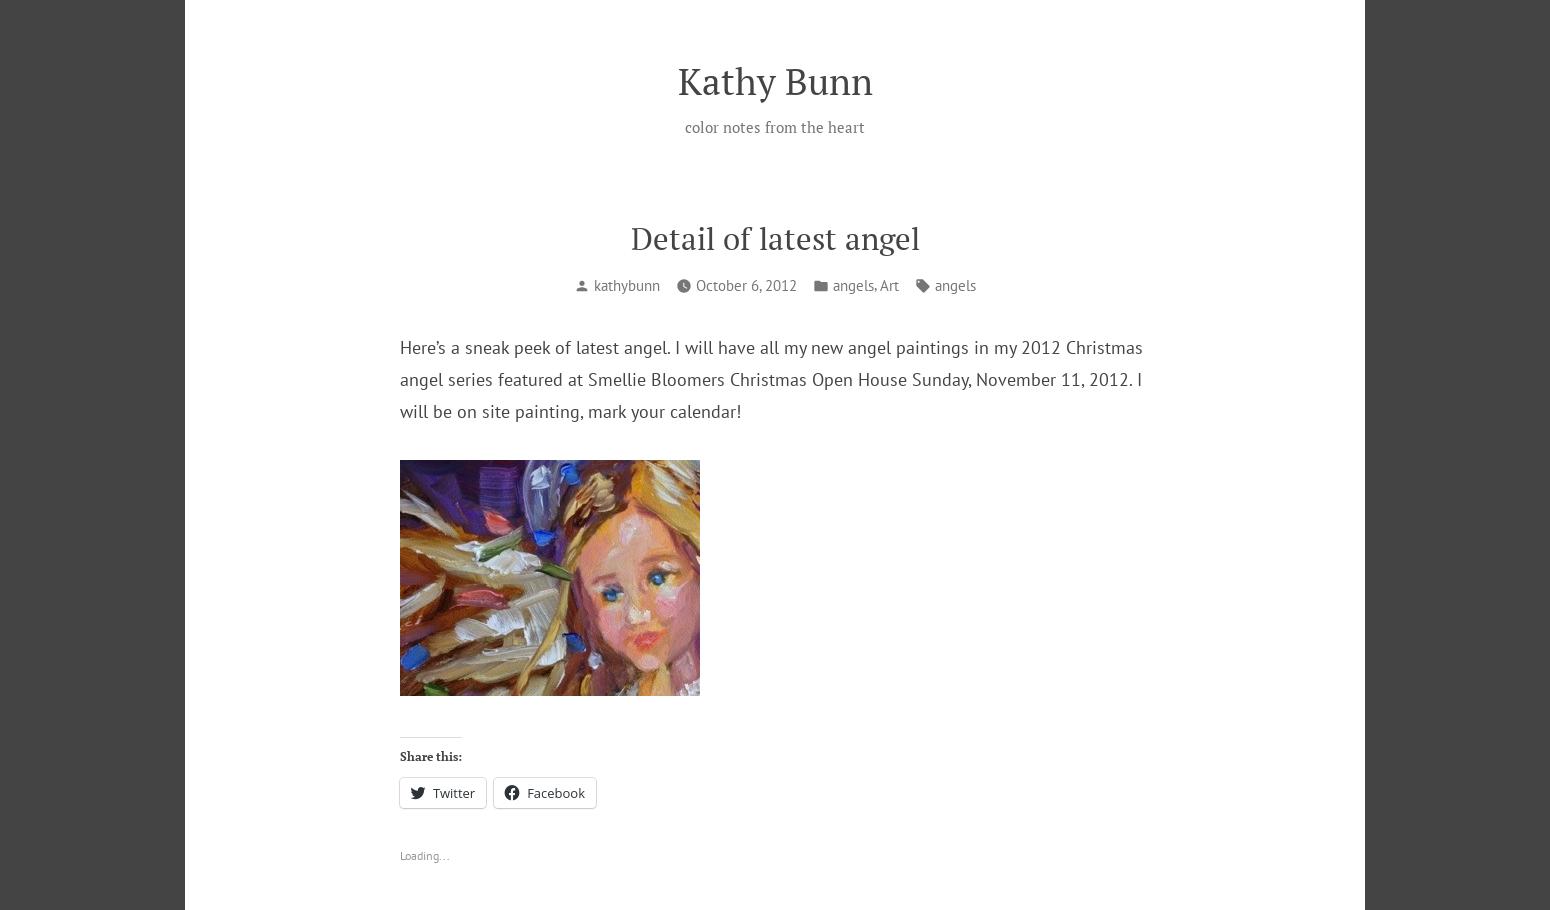  I want to click on 'October 6, 2012', so click(694, 284).